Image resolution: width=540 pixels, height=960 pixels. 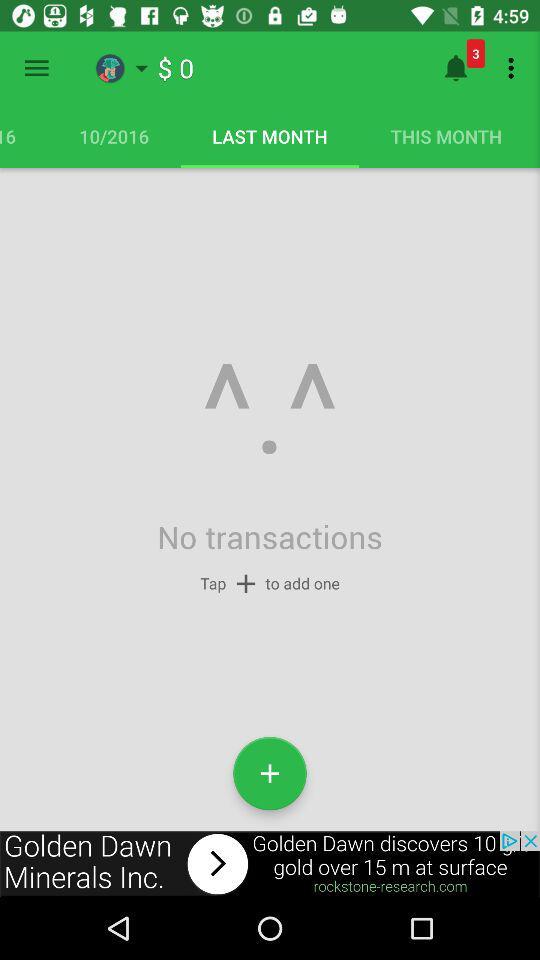 What do you see at coordinates (36, 68) in the screenshot?
I see `open menu` at bounding box center [36, 68].